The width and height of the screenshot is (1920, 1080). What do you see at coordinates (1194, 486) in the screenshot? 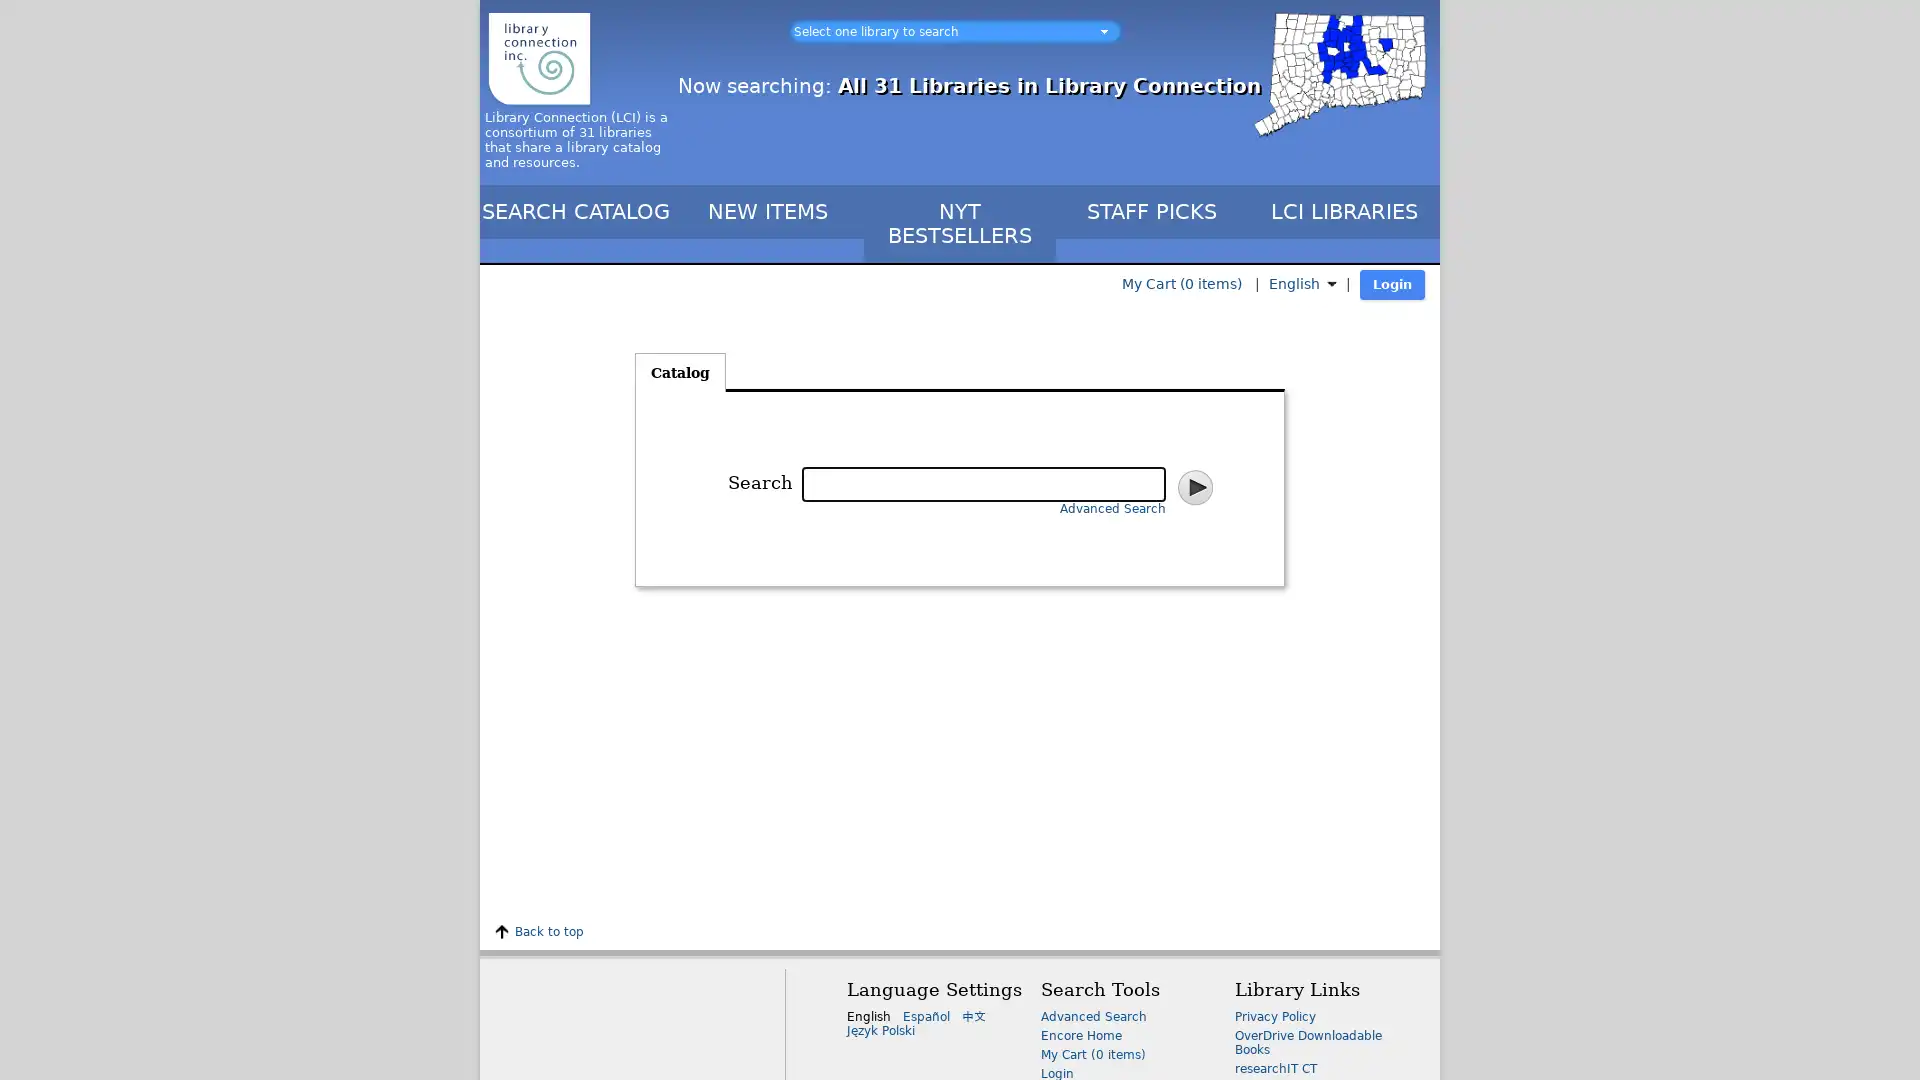
I see `Search` at bounding box center [1194, 486].